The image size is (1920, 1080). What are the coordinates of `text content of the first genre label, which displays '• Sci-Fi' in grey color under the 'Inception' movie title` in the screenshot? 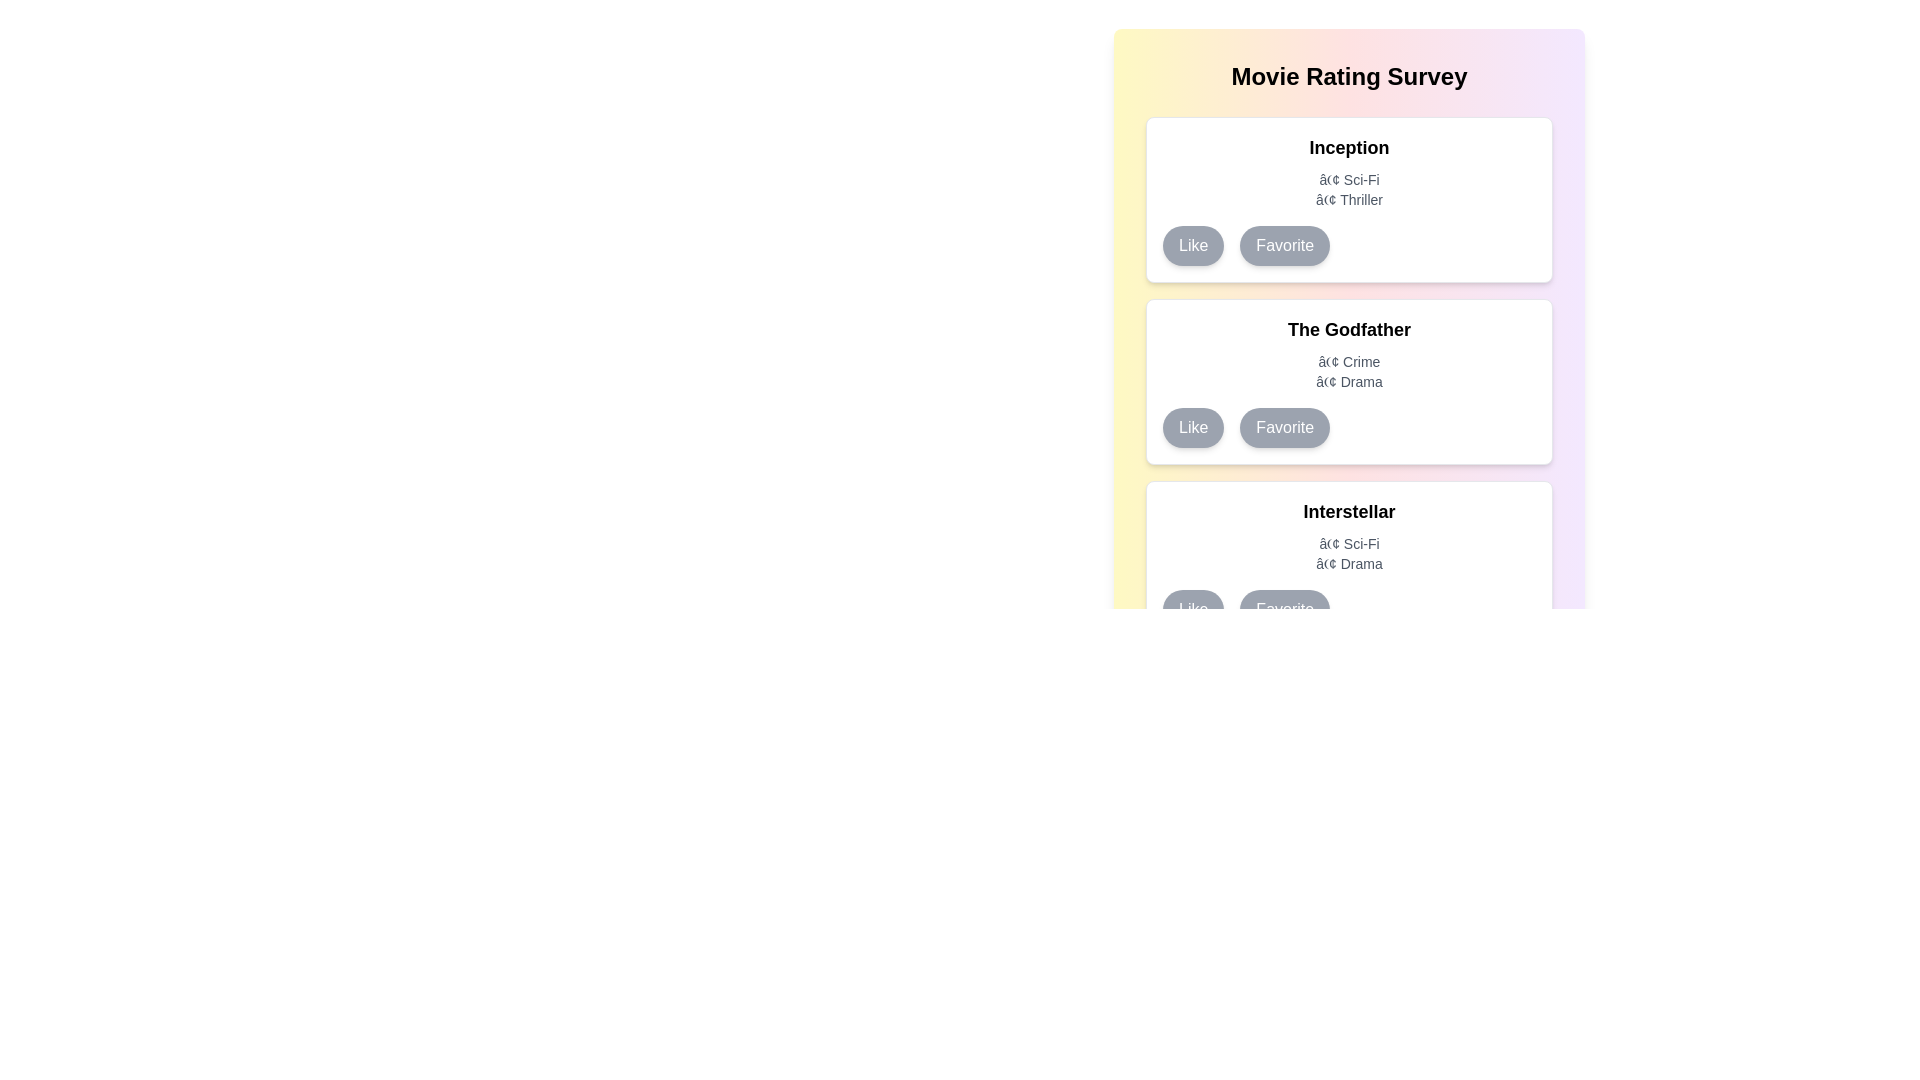 It's located at (1349, 180).